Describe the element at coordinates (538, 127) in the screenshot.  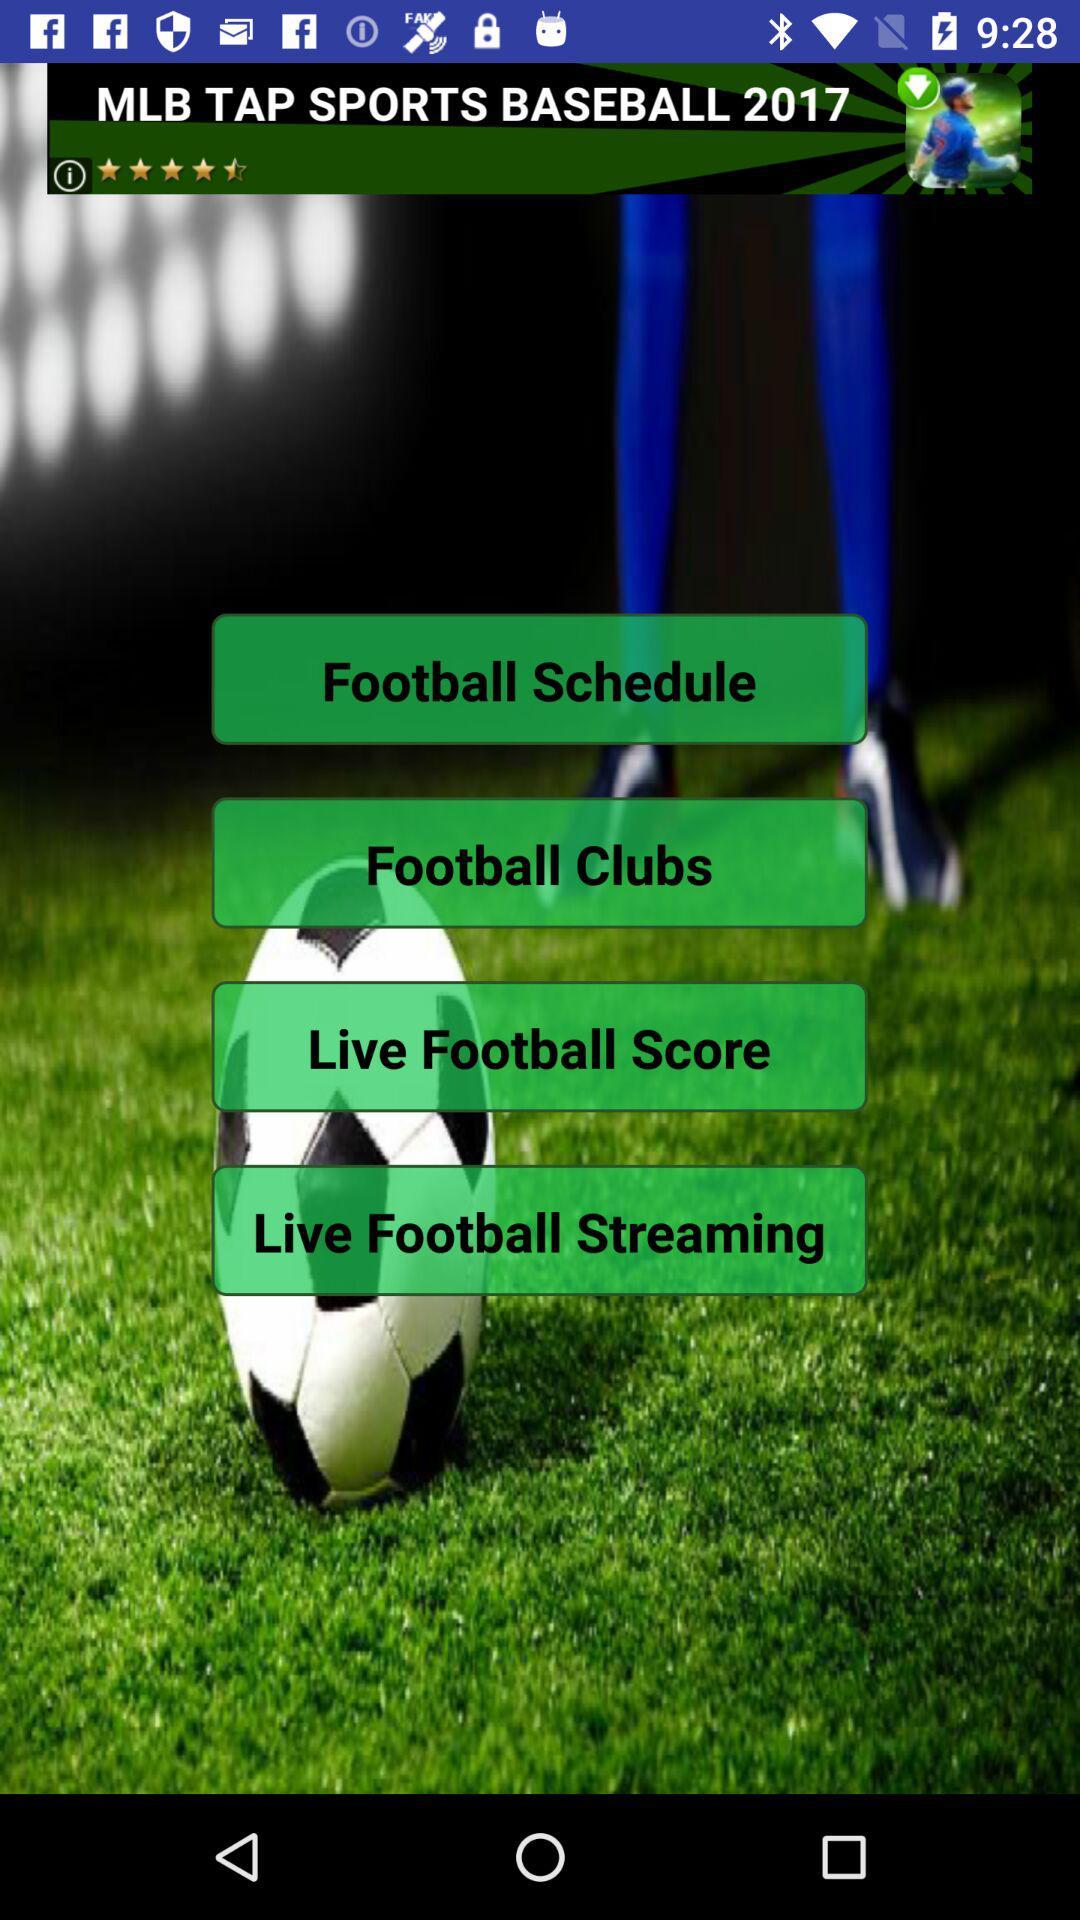
I see `advertisement` at that location.